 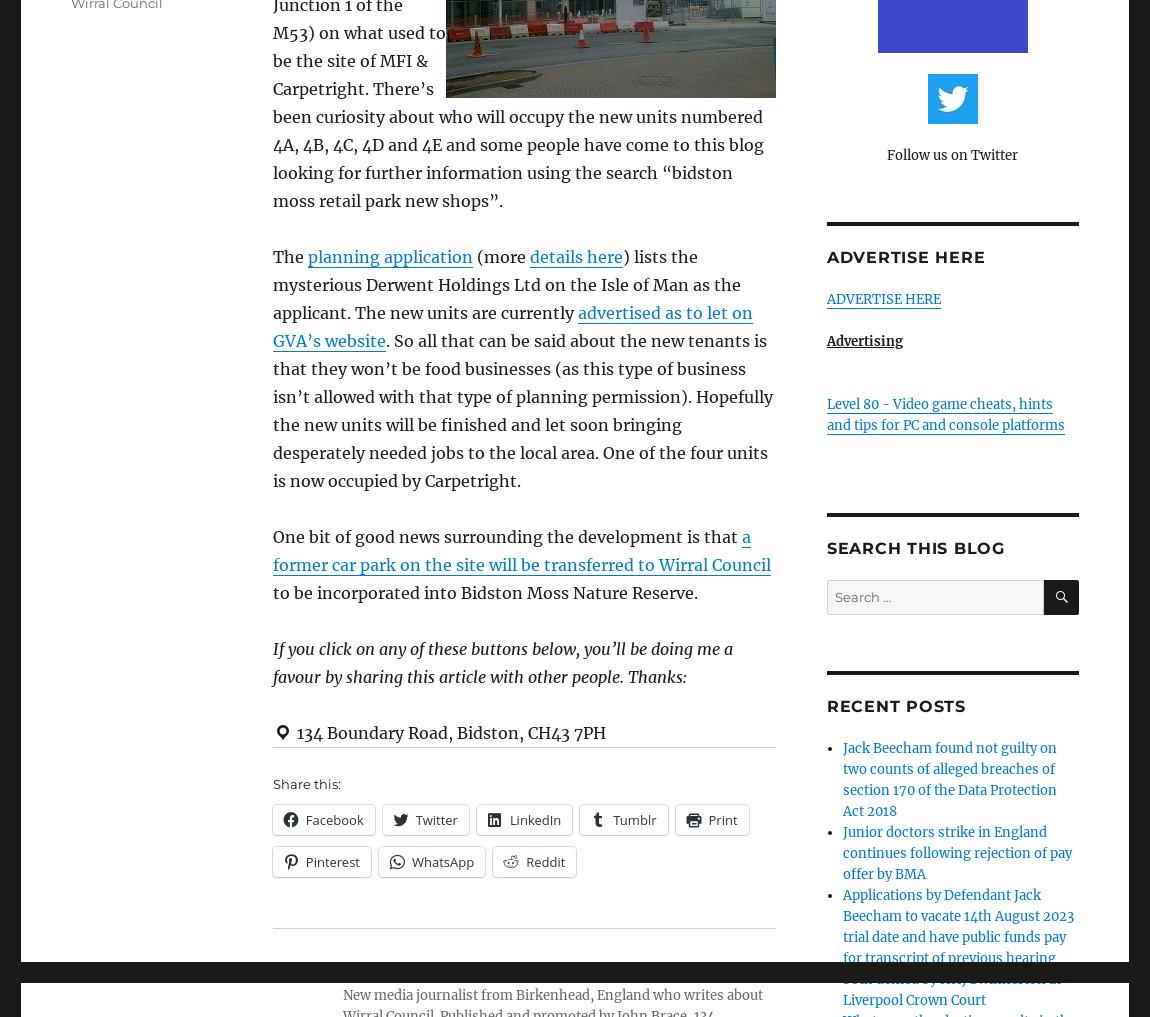 What do you see at coordinates (915, 547) in the screenshot?
I see `'Search this blog'` at bounding box center [915, 547].